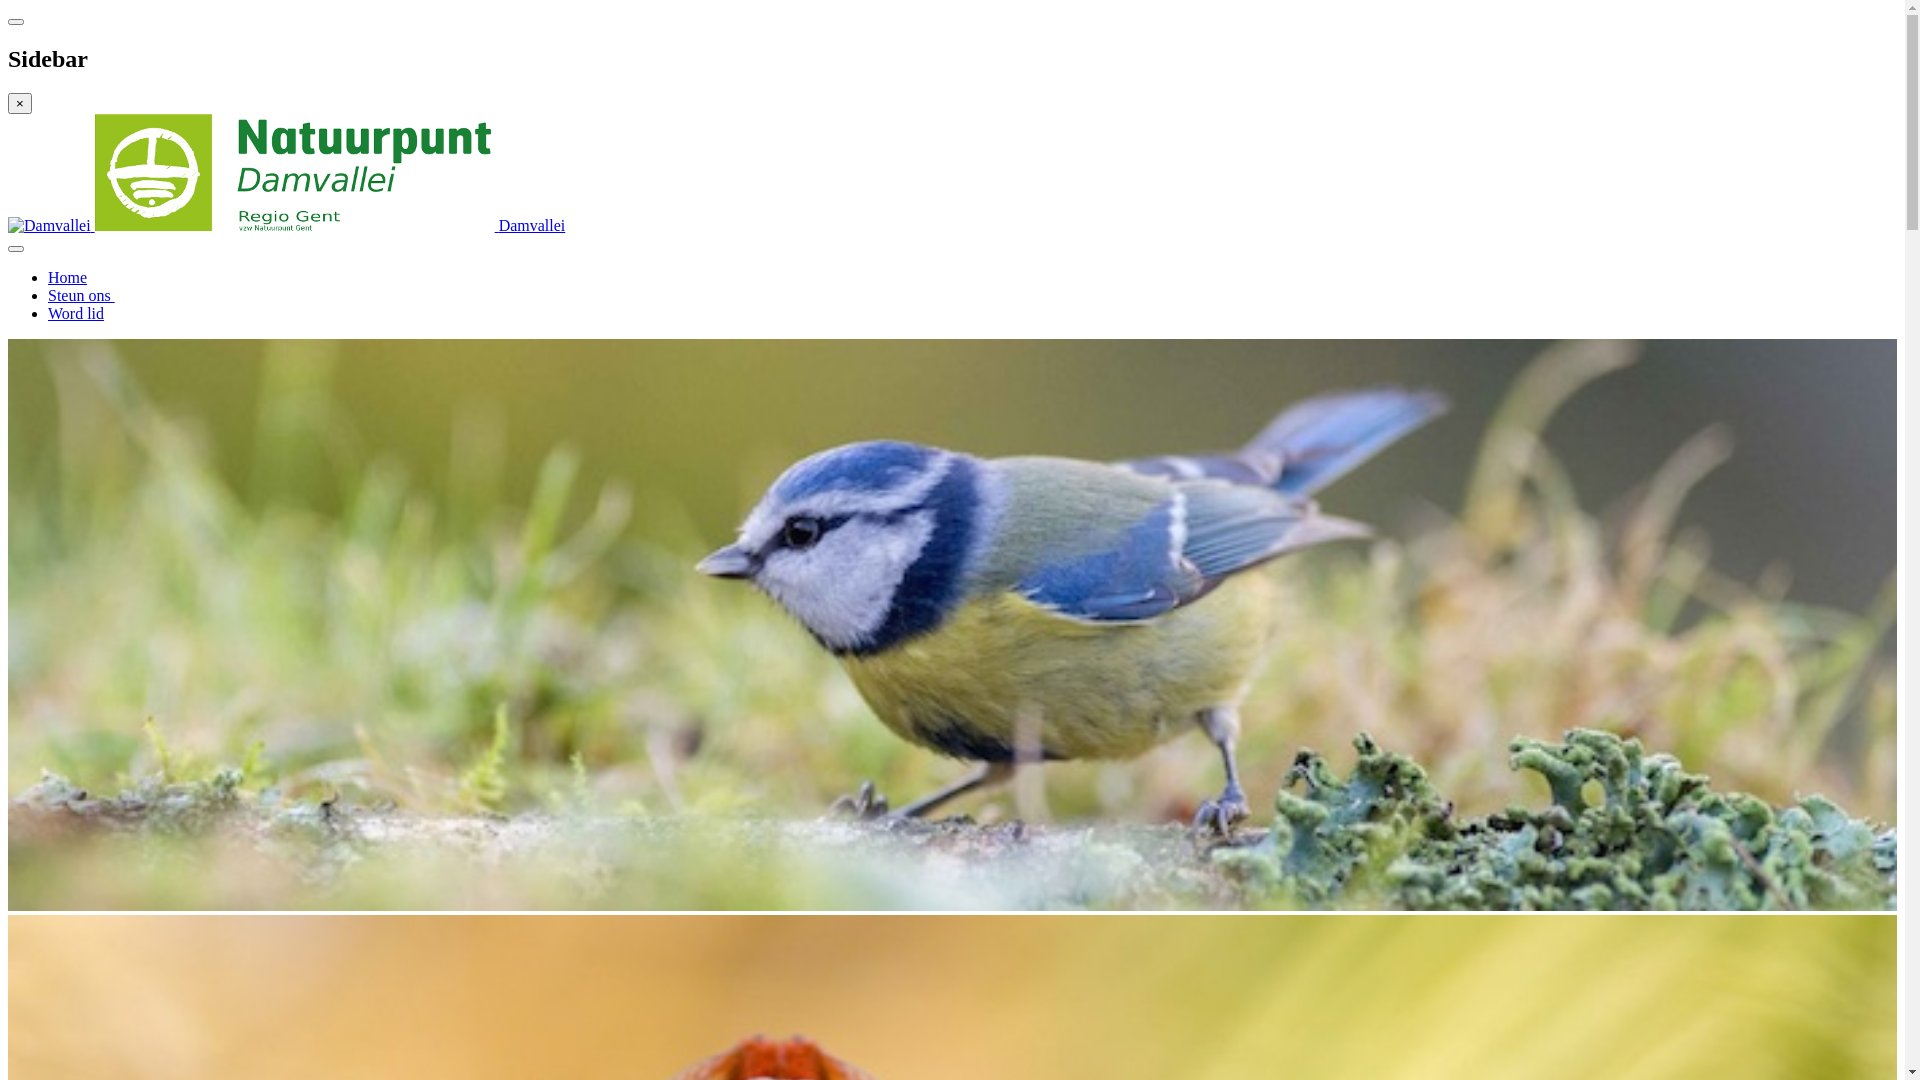 Image resolution: width=1920 pixels, height=1080 pixels. I want to click on 'Word lid', so click(76, 313).